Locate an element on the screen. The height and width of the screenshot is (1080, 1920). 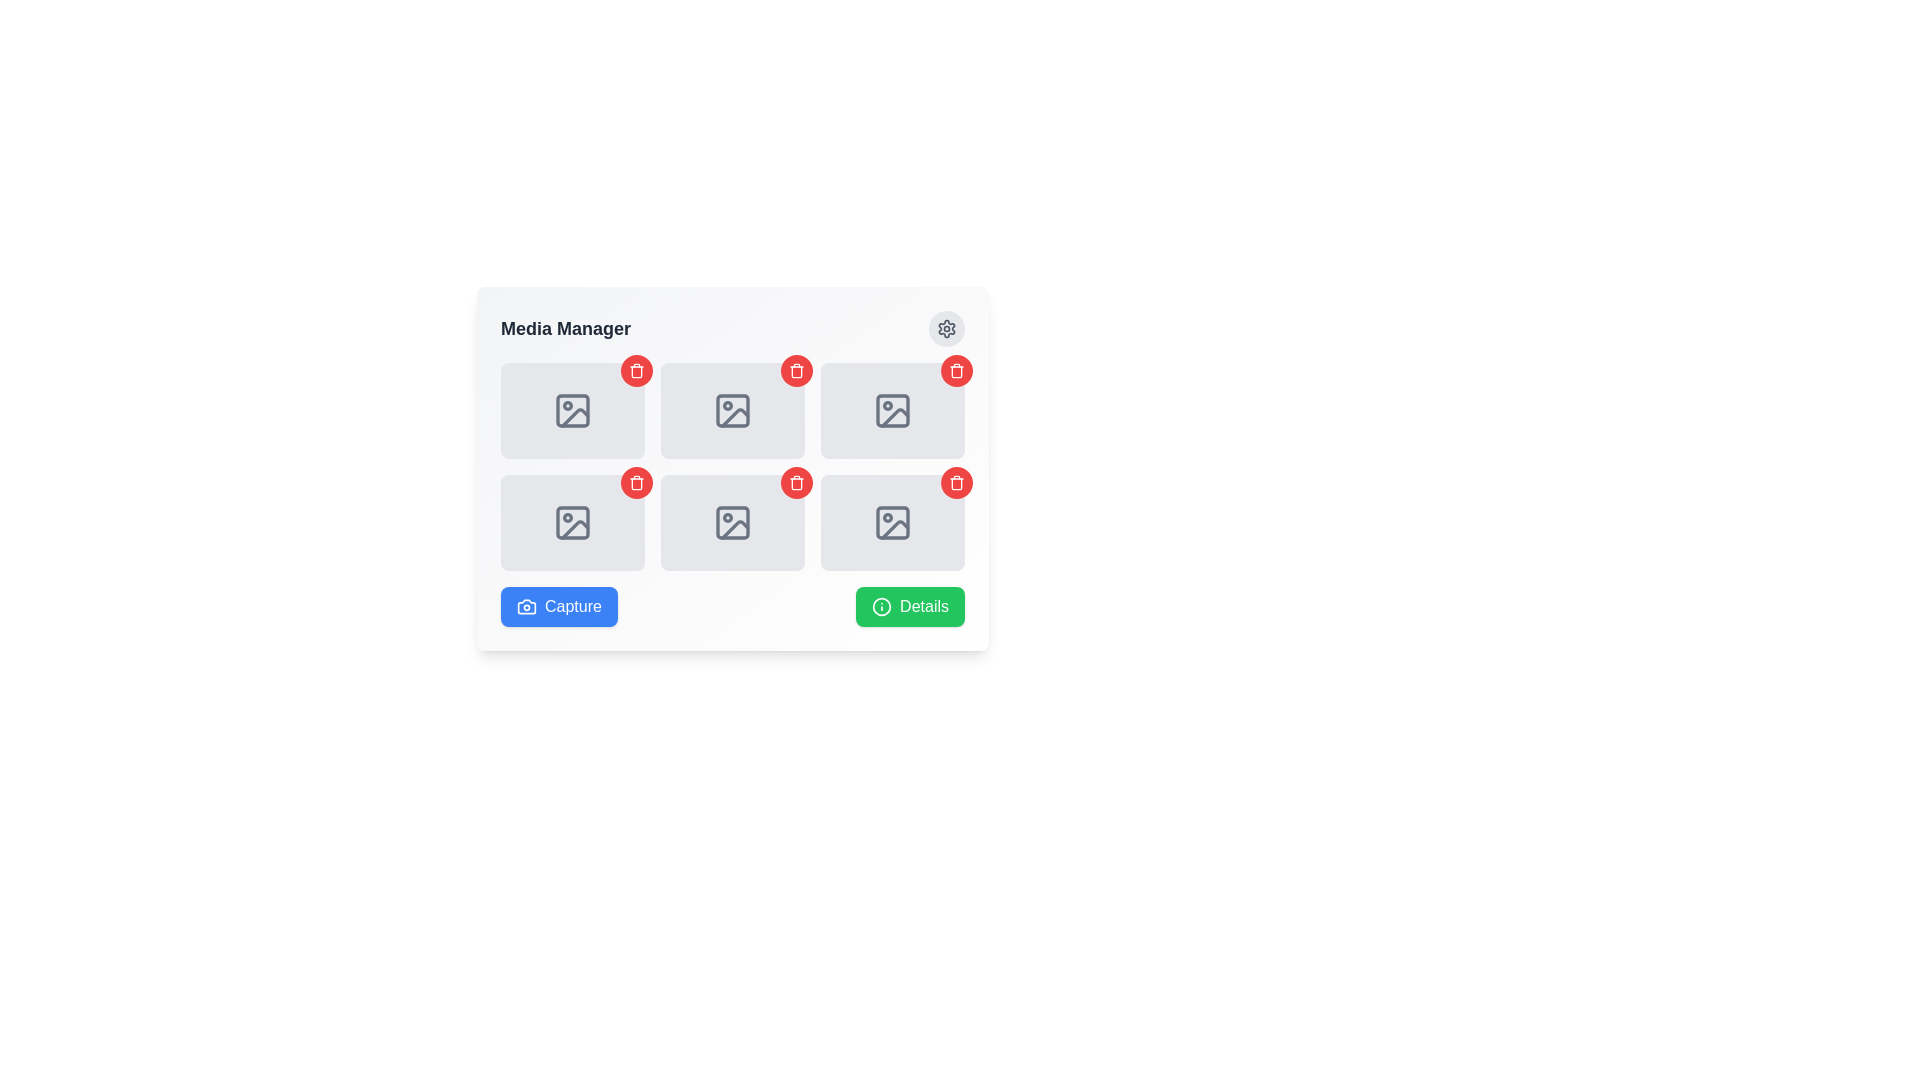
the delete icon button located at the top-right corner of the red circular button in the media manager interface to initiate a delete action is located at coordinates (795, 370).